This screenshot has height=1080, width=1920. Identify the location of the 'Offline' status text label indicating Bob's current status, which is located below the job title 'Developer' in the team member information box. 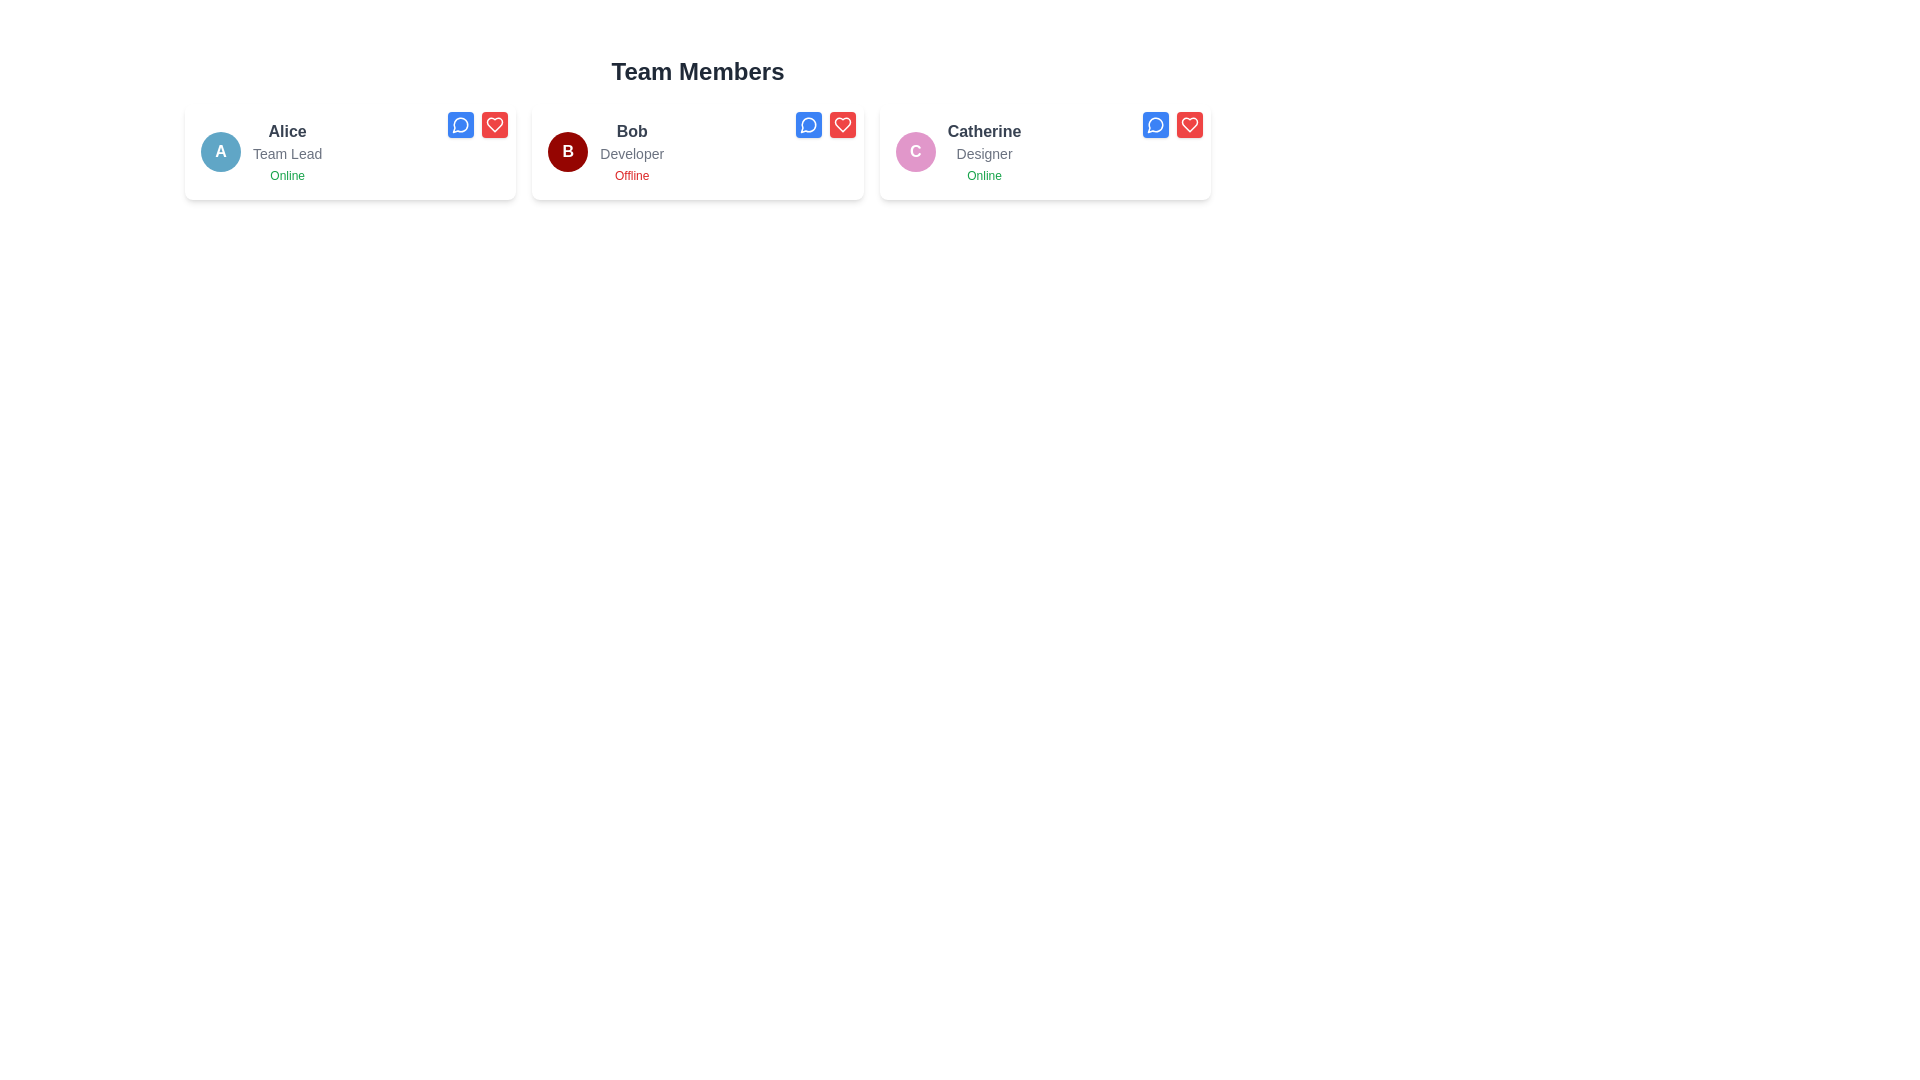
(631, 175).